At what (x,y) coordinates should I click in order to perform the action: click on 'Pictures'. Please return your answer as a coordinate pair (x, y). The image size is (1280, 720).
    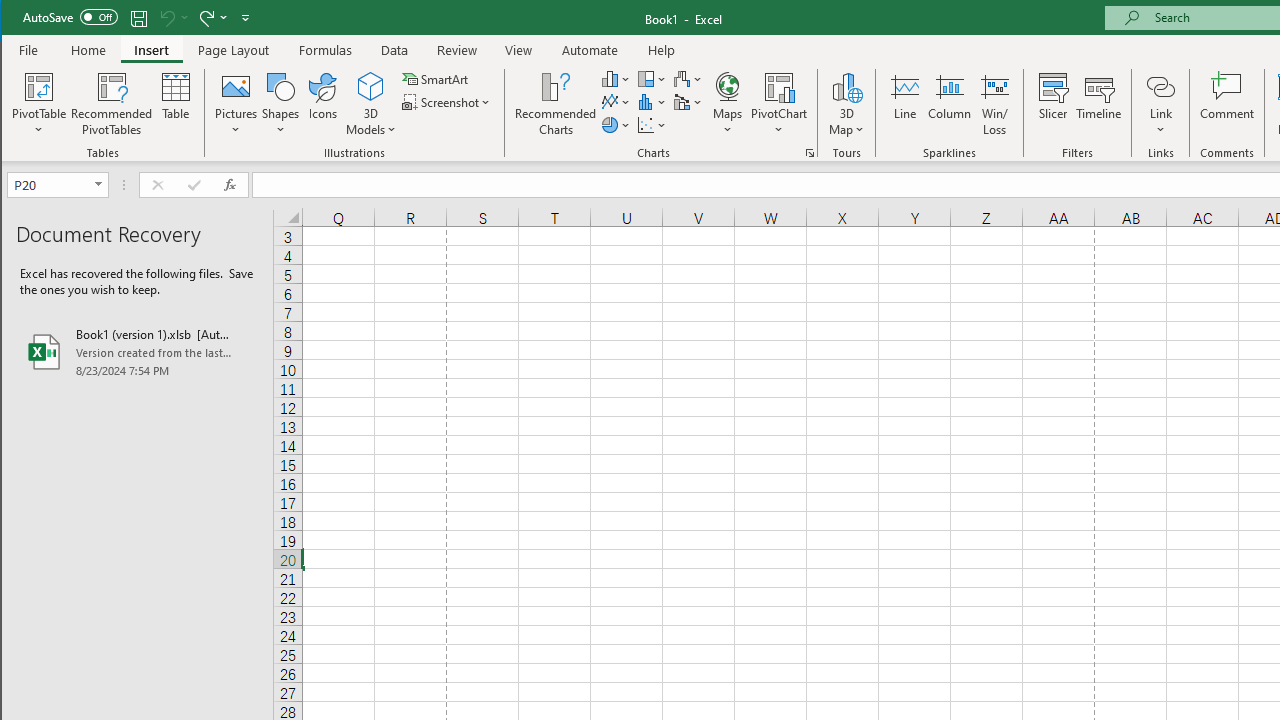
    Looking at the image, I should click on (236, 104).